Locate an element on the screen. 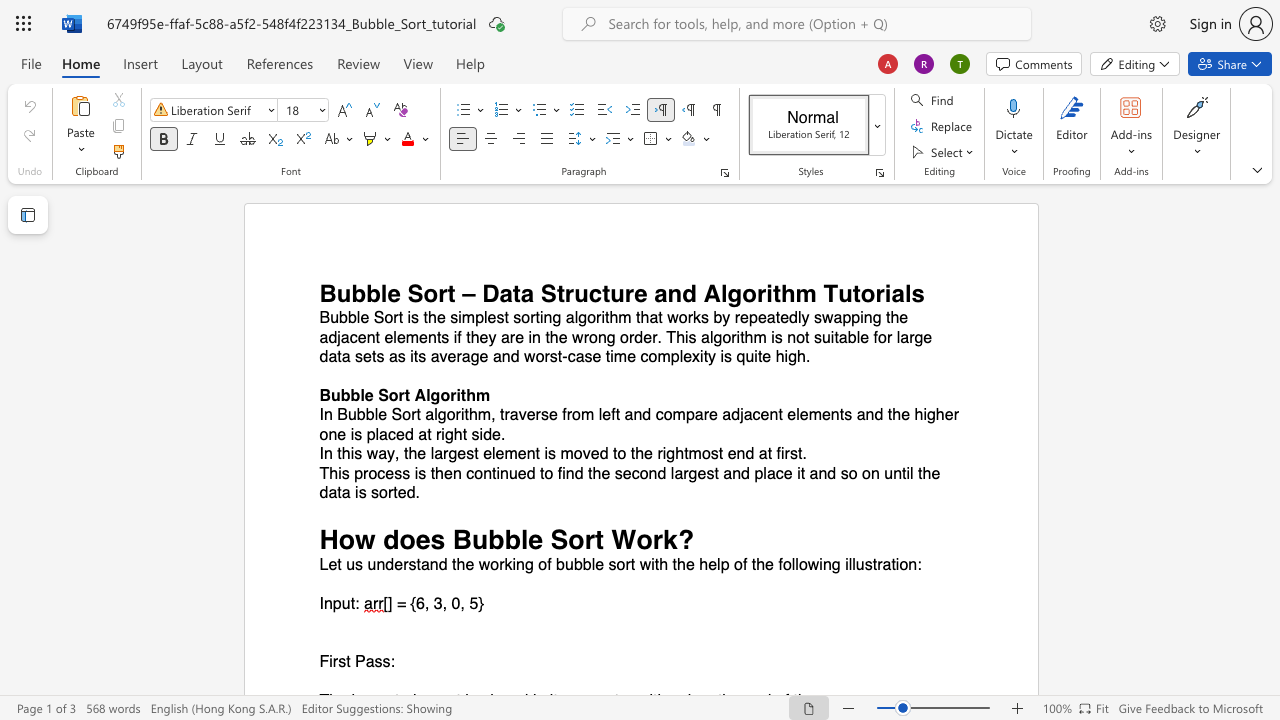  the 1th character "n" in the text is located at coordinates (674, 293).